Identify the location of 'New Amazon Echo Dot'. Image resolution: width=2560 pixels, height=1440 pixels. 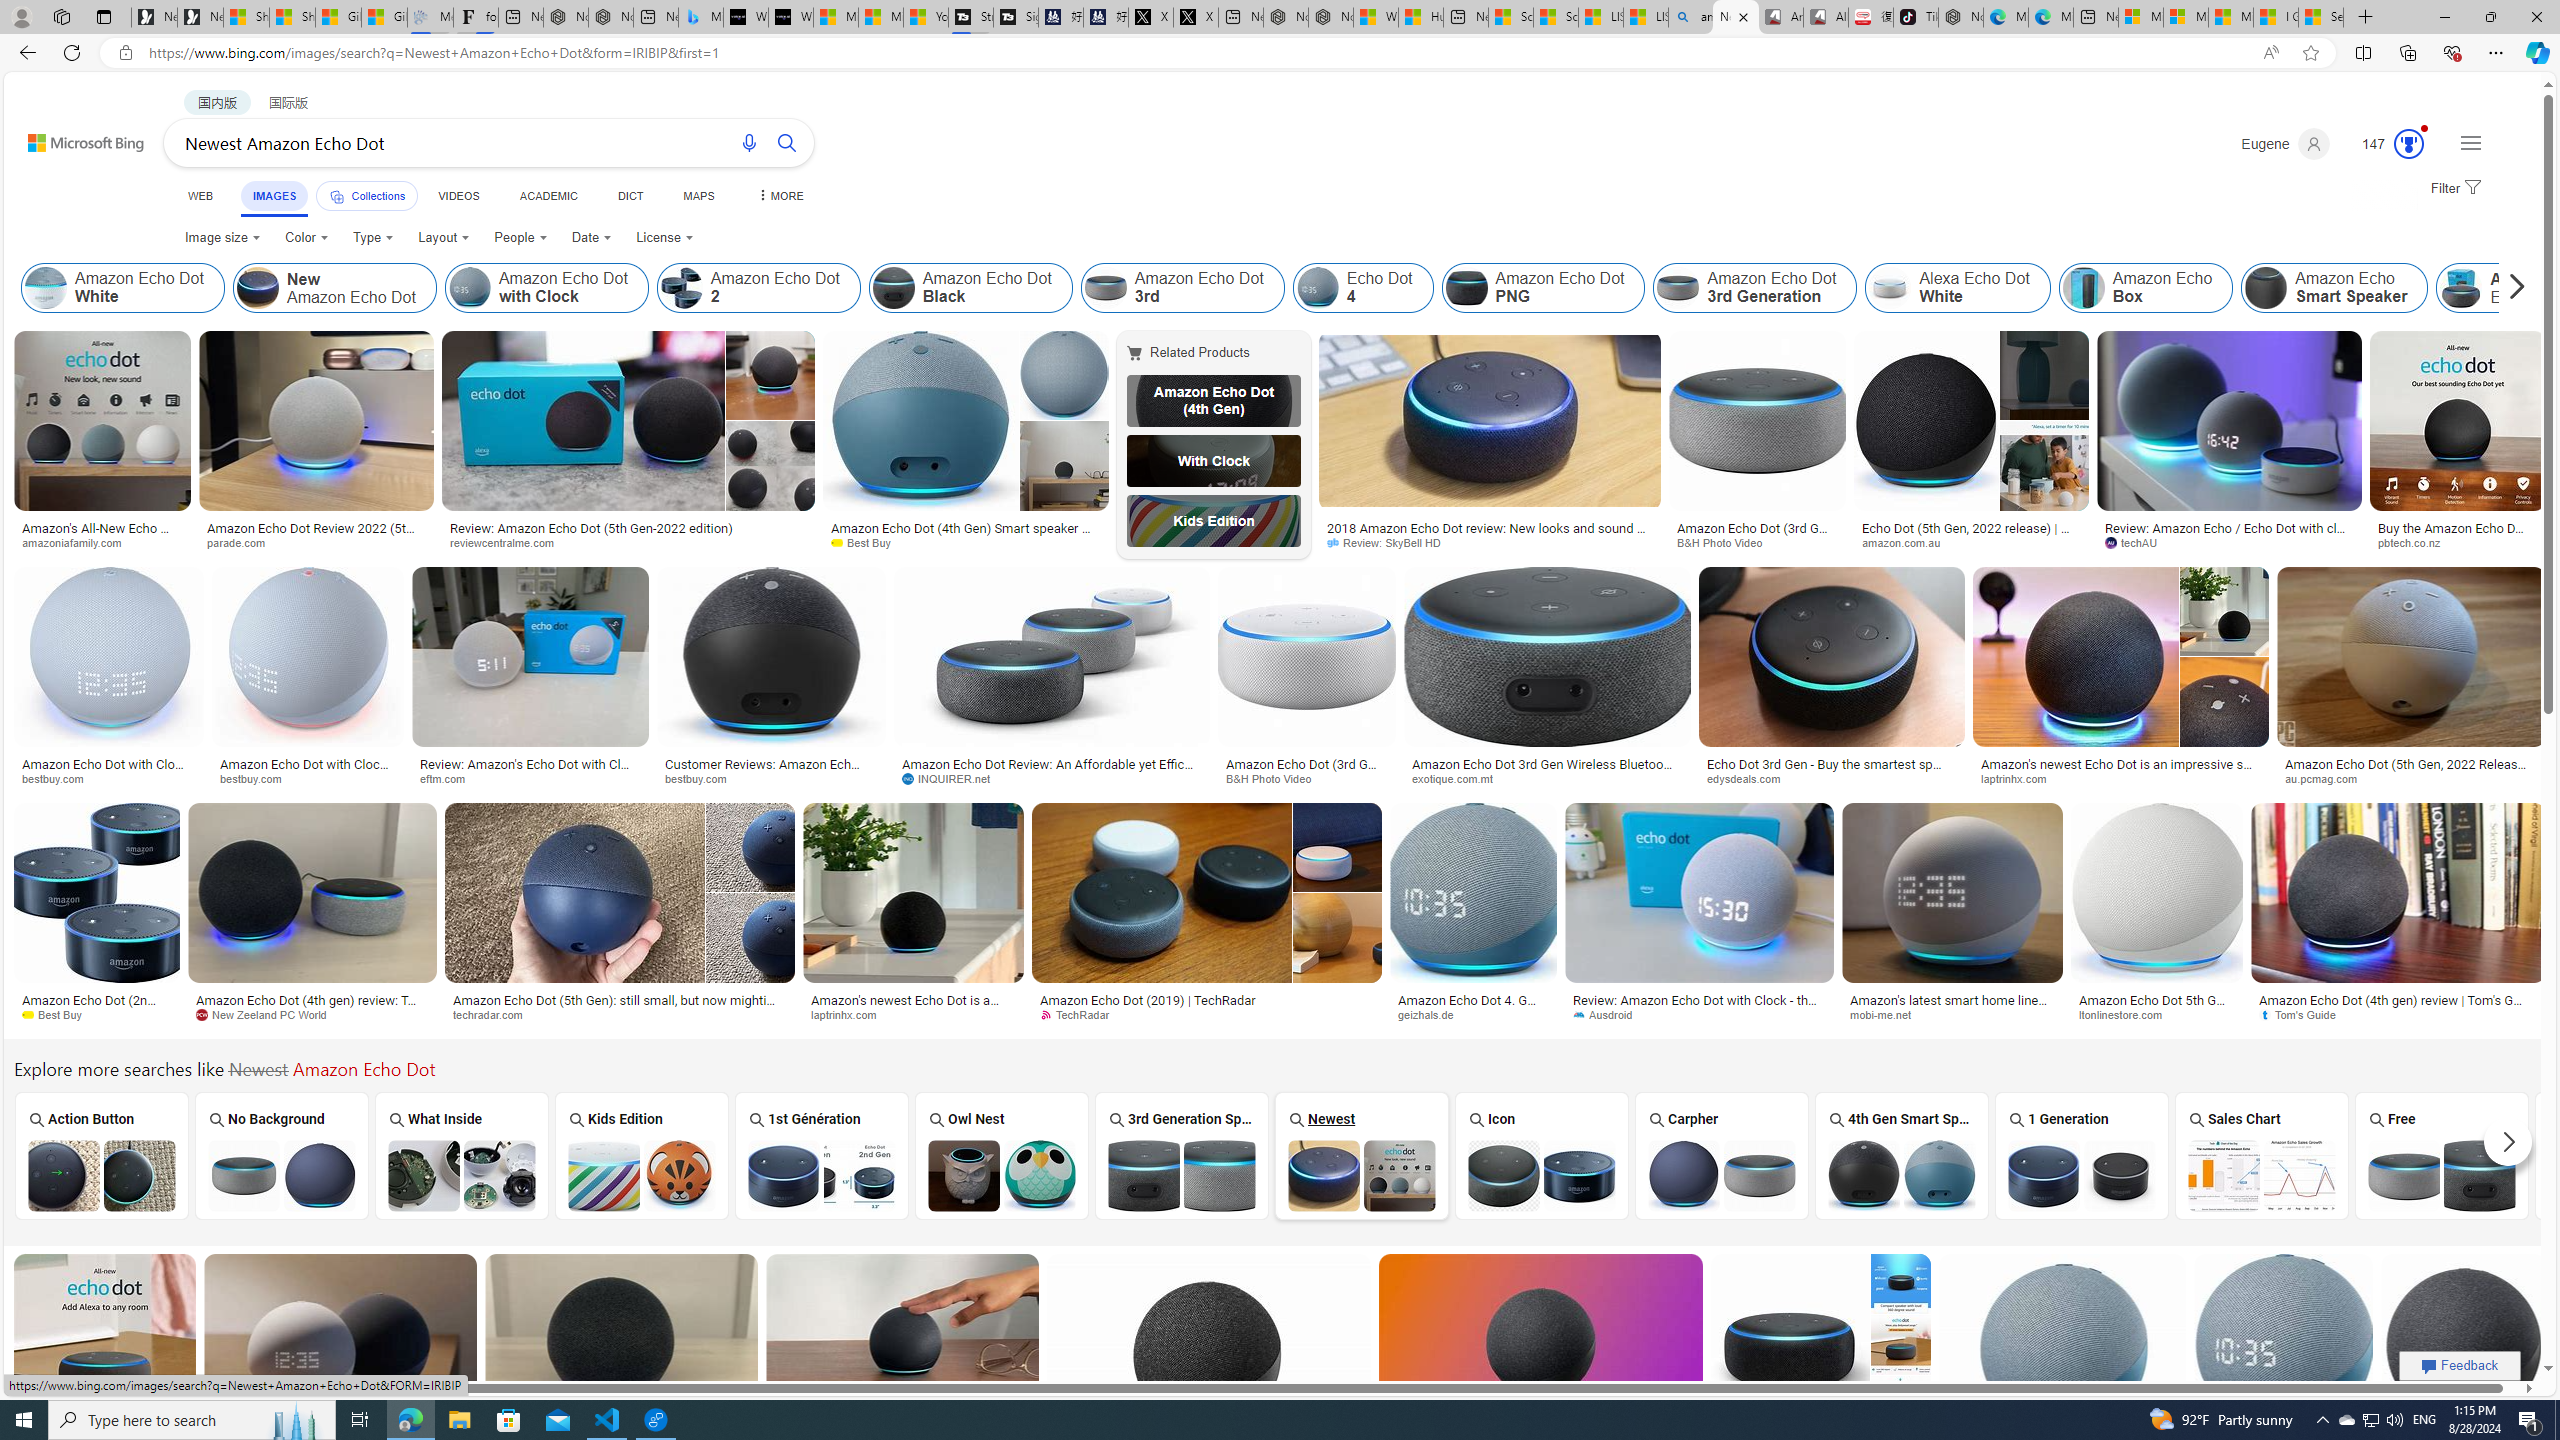
(256, 287).